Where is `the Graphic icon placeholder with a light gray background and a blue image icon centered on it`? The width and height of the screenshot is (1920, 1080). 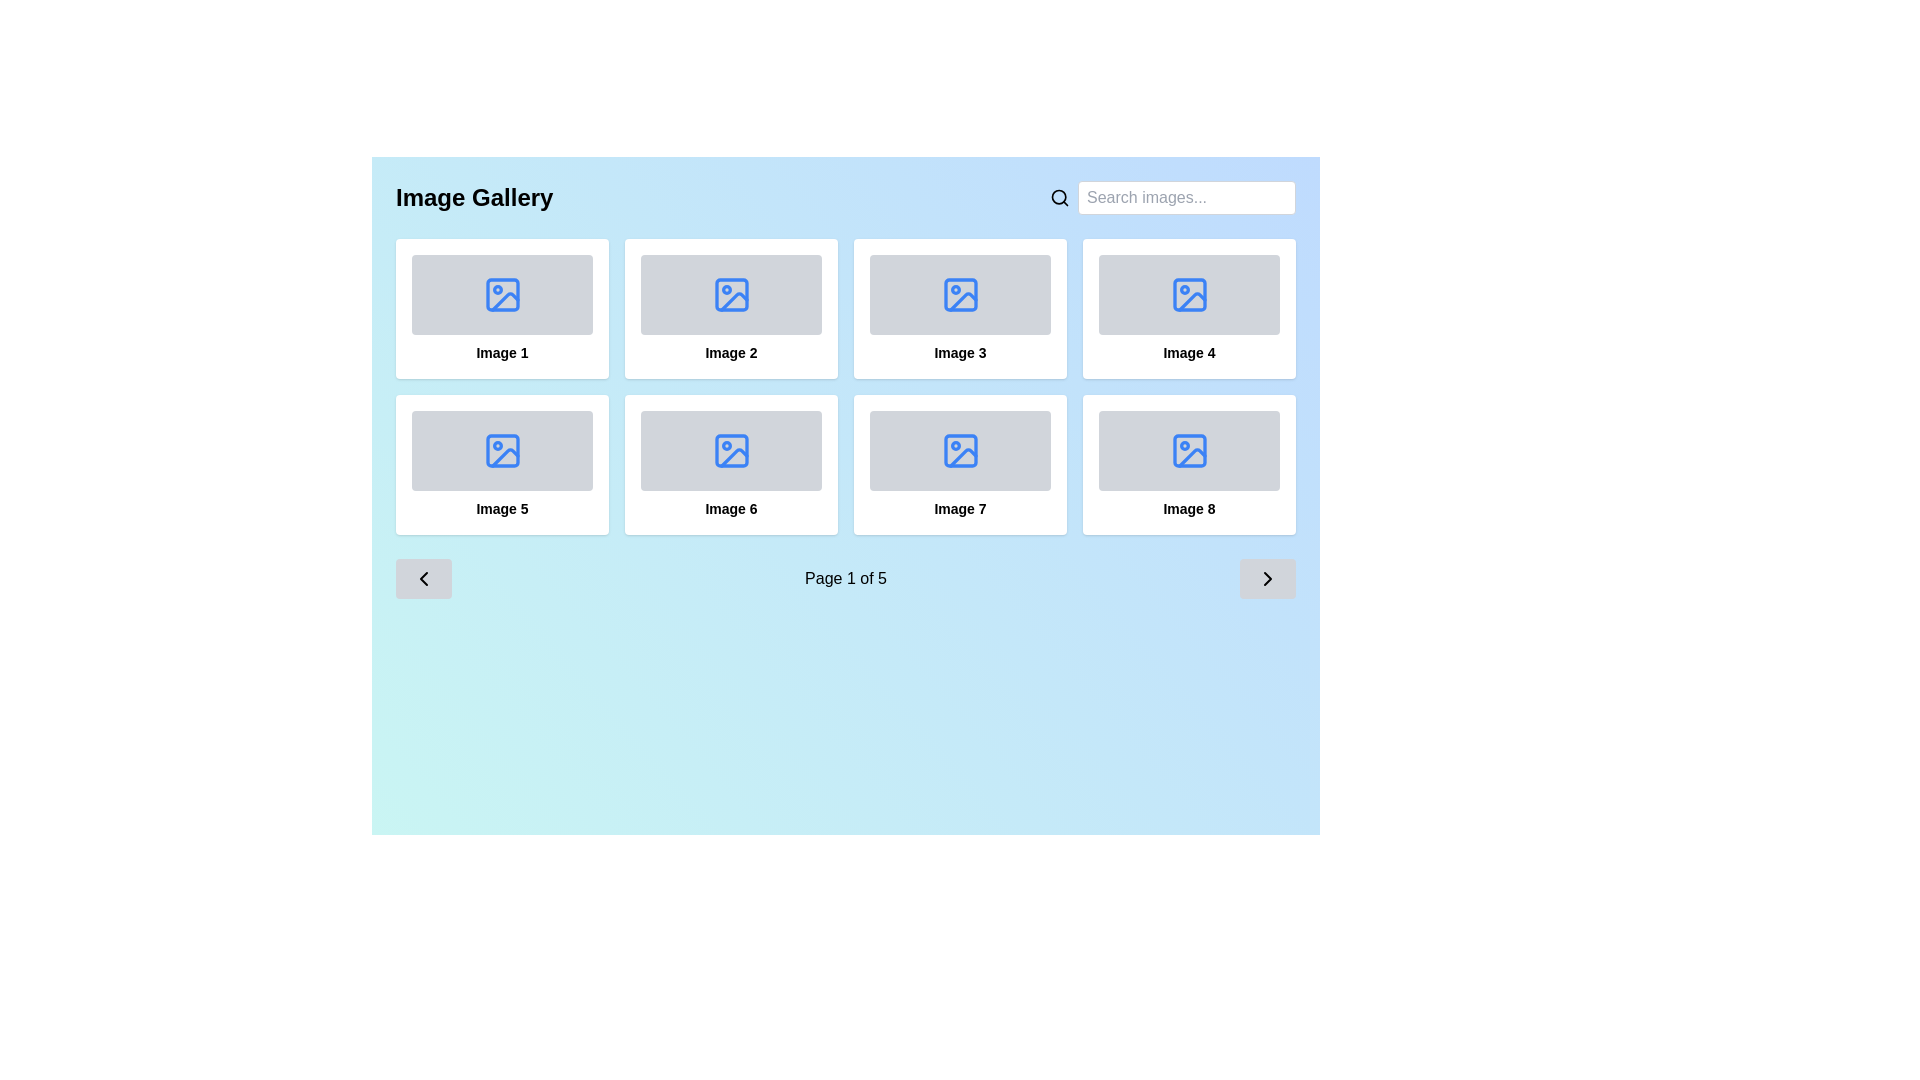
the Graphic icon placeholder with a light gray background and a blue image icon centered on it is located at coordinates (960, 451).